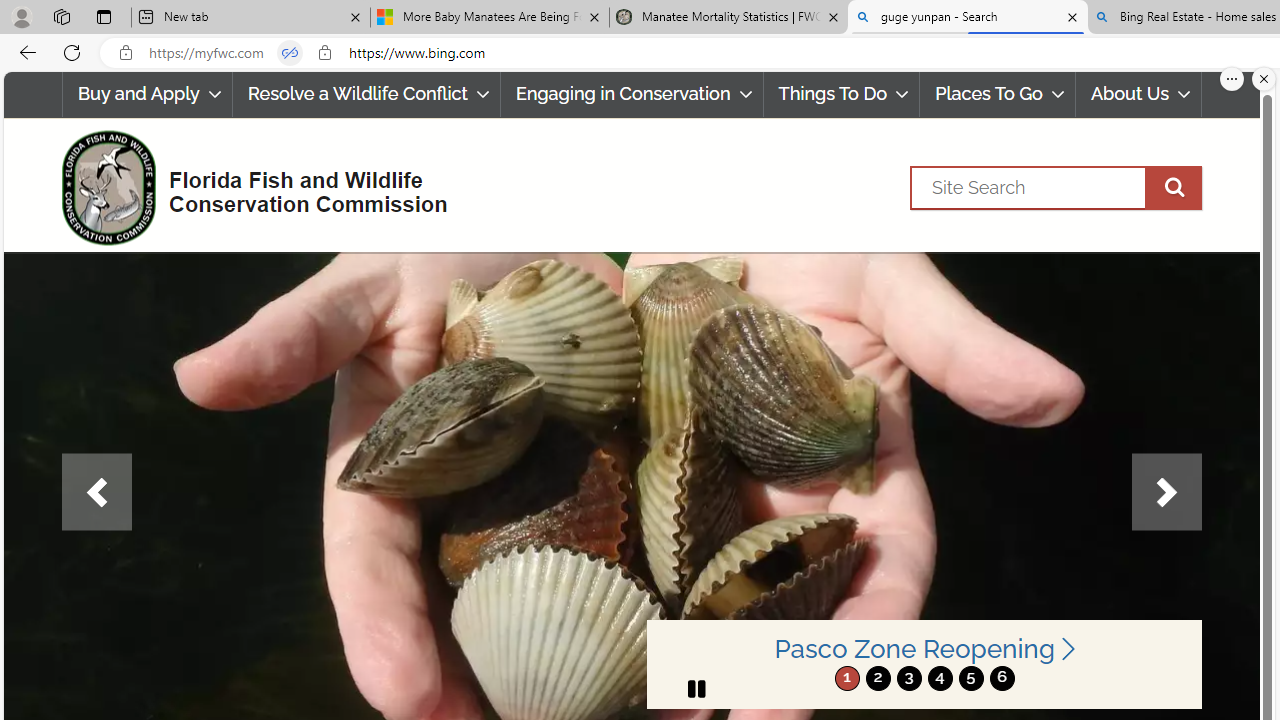 The height and width of the screenshot is (720, 1280). Describe the element at coordinates (998, 94) in the screenshot. I see `'Places To Go'` at that location.